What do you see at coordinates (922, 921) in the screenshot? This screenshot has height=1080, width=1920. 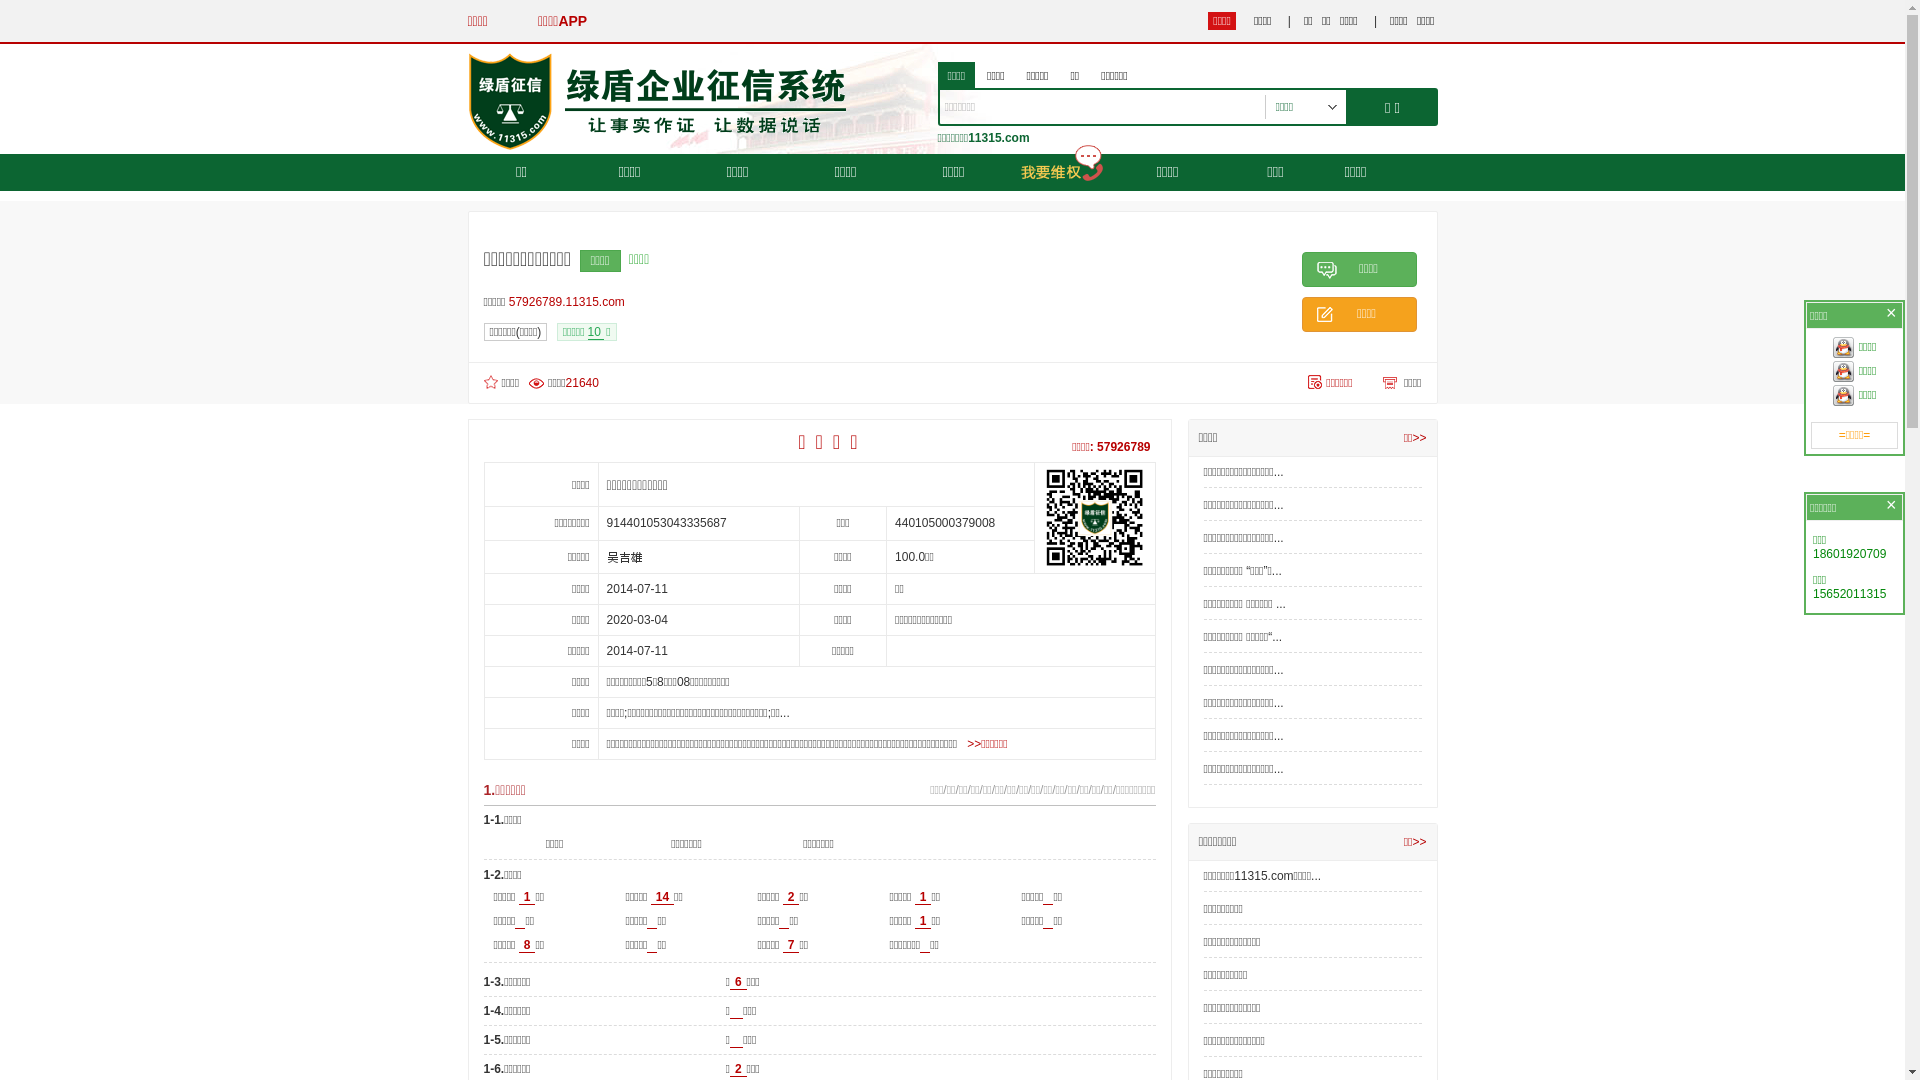 I see `'1'` at bounding box center [922, 921].